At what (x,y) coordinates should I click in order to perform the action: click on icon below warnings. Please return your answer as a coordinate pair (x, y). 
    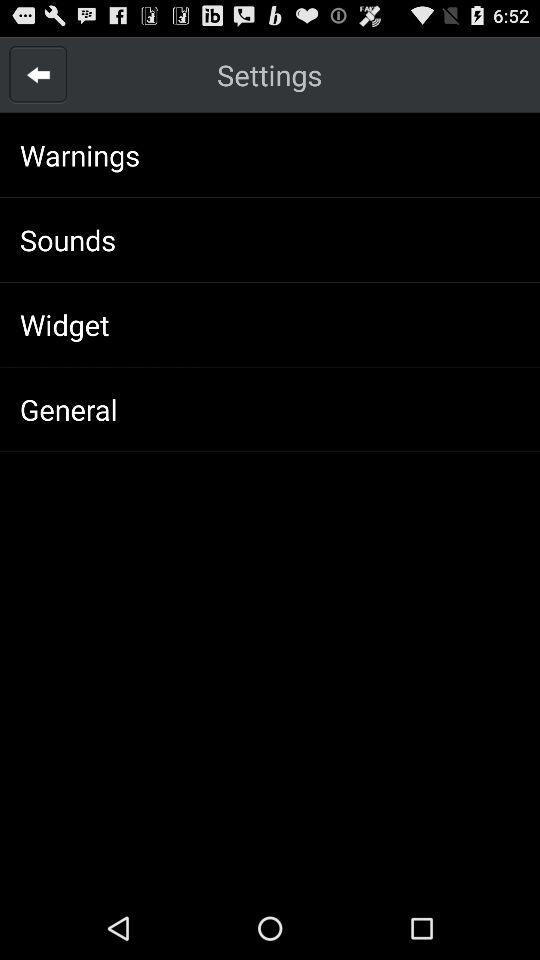
    Looking at the image, I should click on (67, 239).